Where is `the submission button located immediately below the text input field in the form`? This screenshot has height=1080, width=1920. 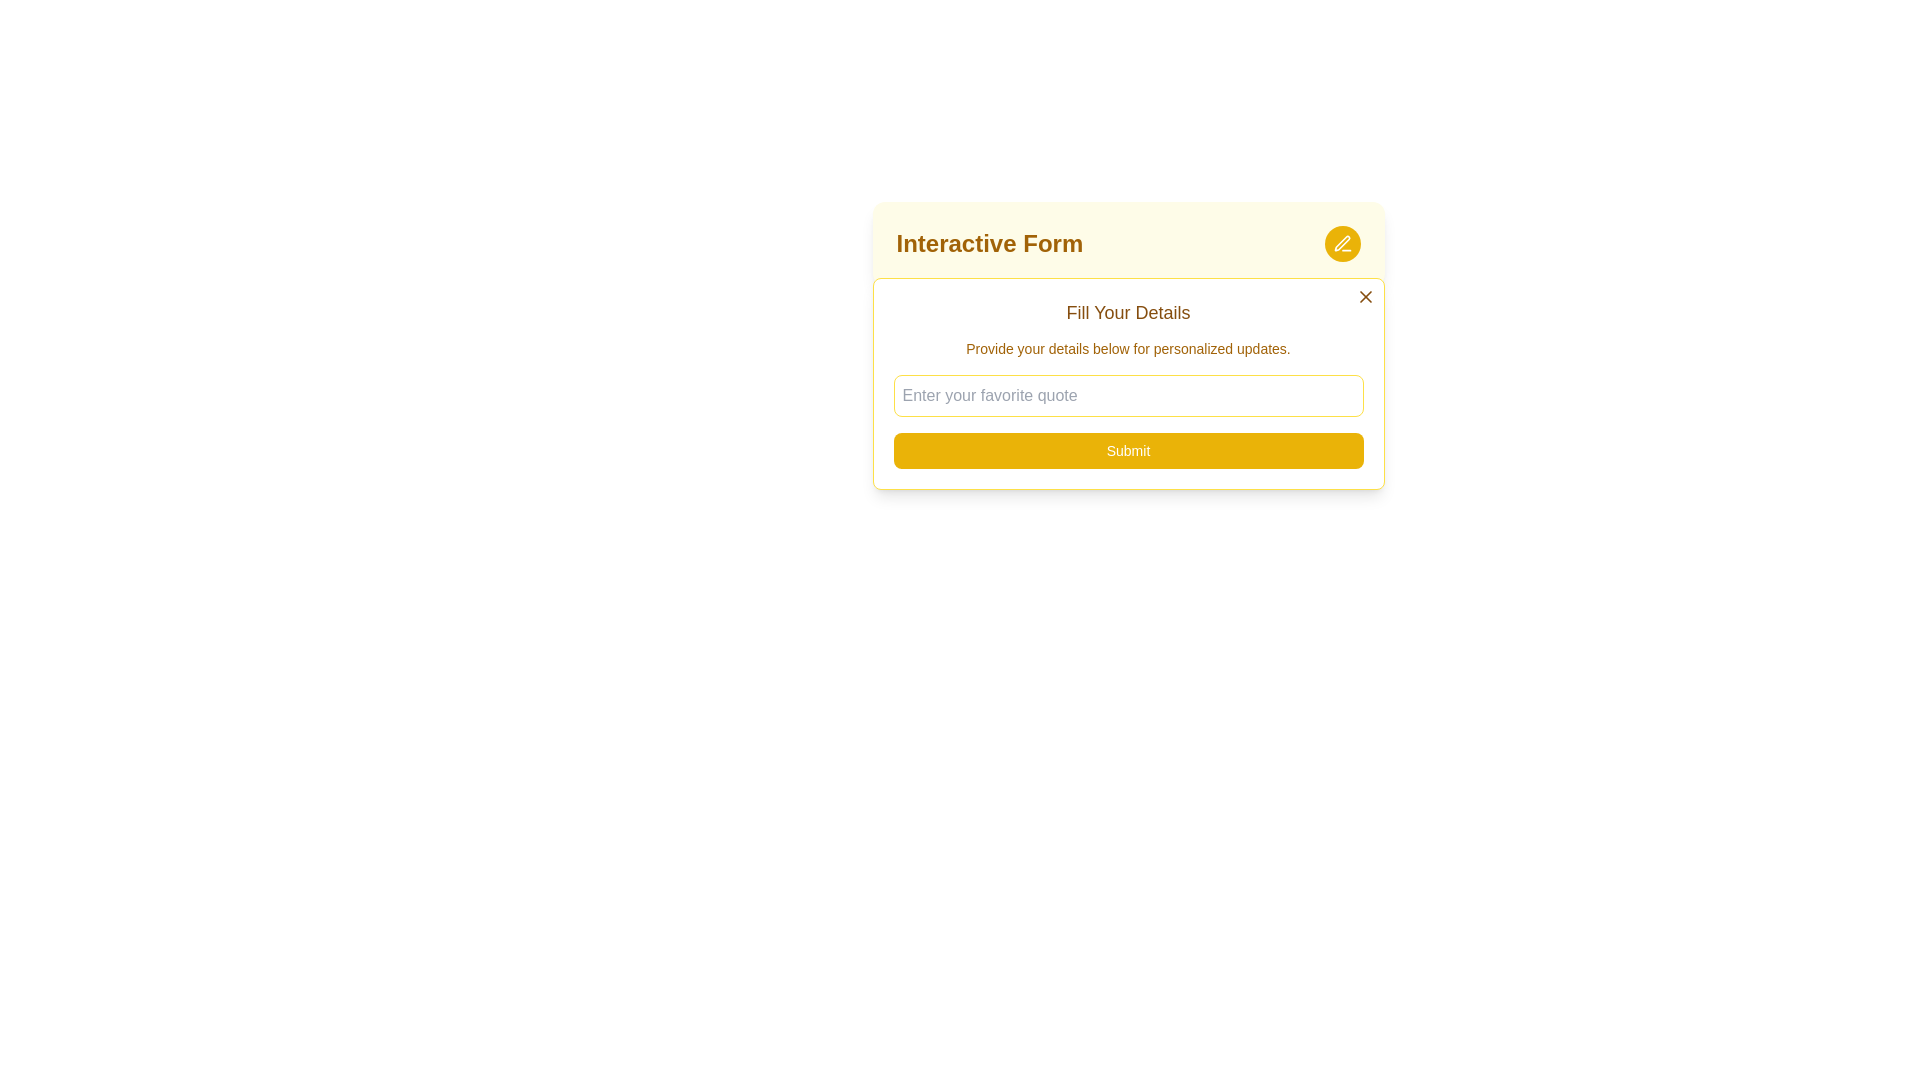 the submission button located immediately below the text input field in the form is located at coordinates (1128, 451).